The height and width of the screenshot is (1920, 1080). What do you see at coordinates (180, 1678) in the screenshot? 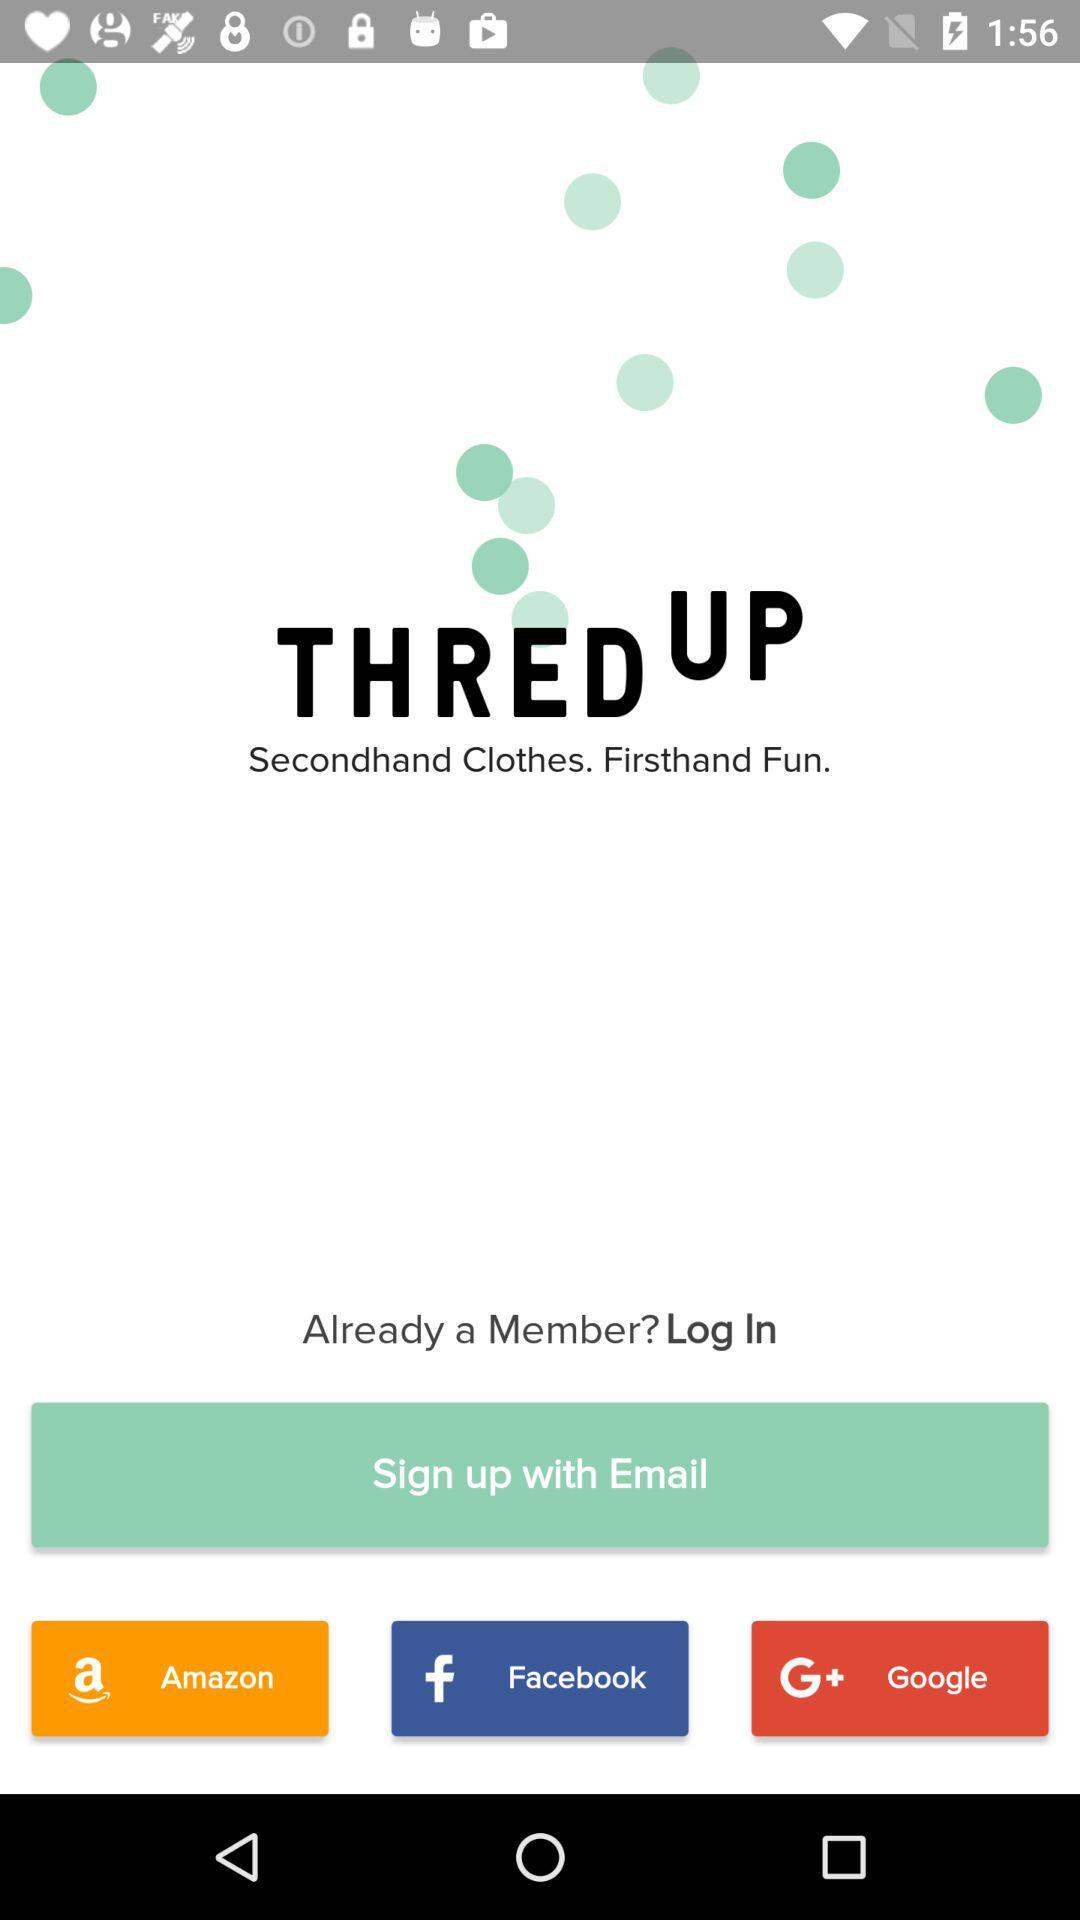
I see `item below sign up with item` at bounding box center [180, 1678].